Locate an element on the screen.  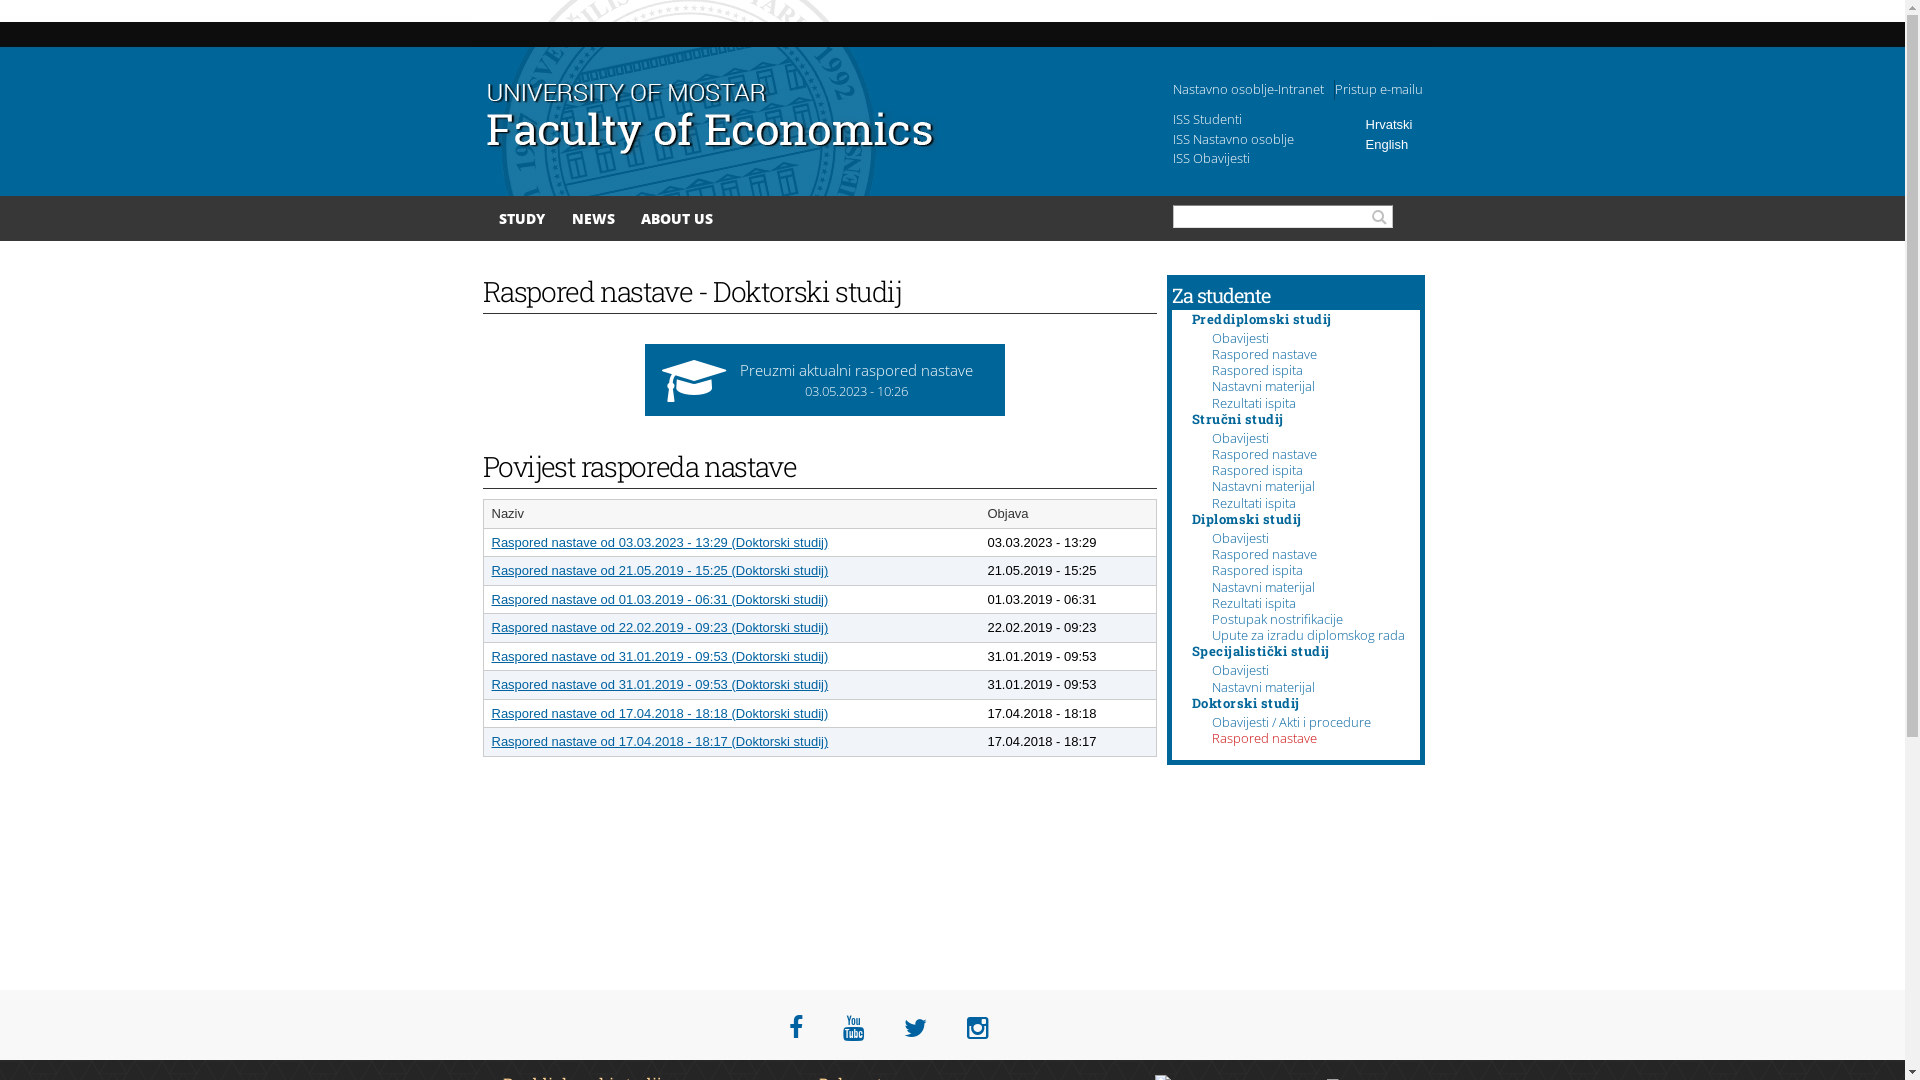
'ISS Obavijesti' is located at coordinates (1171, 157).